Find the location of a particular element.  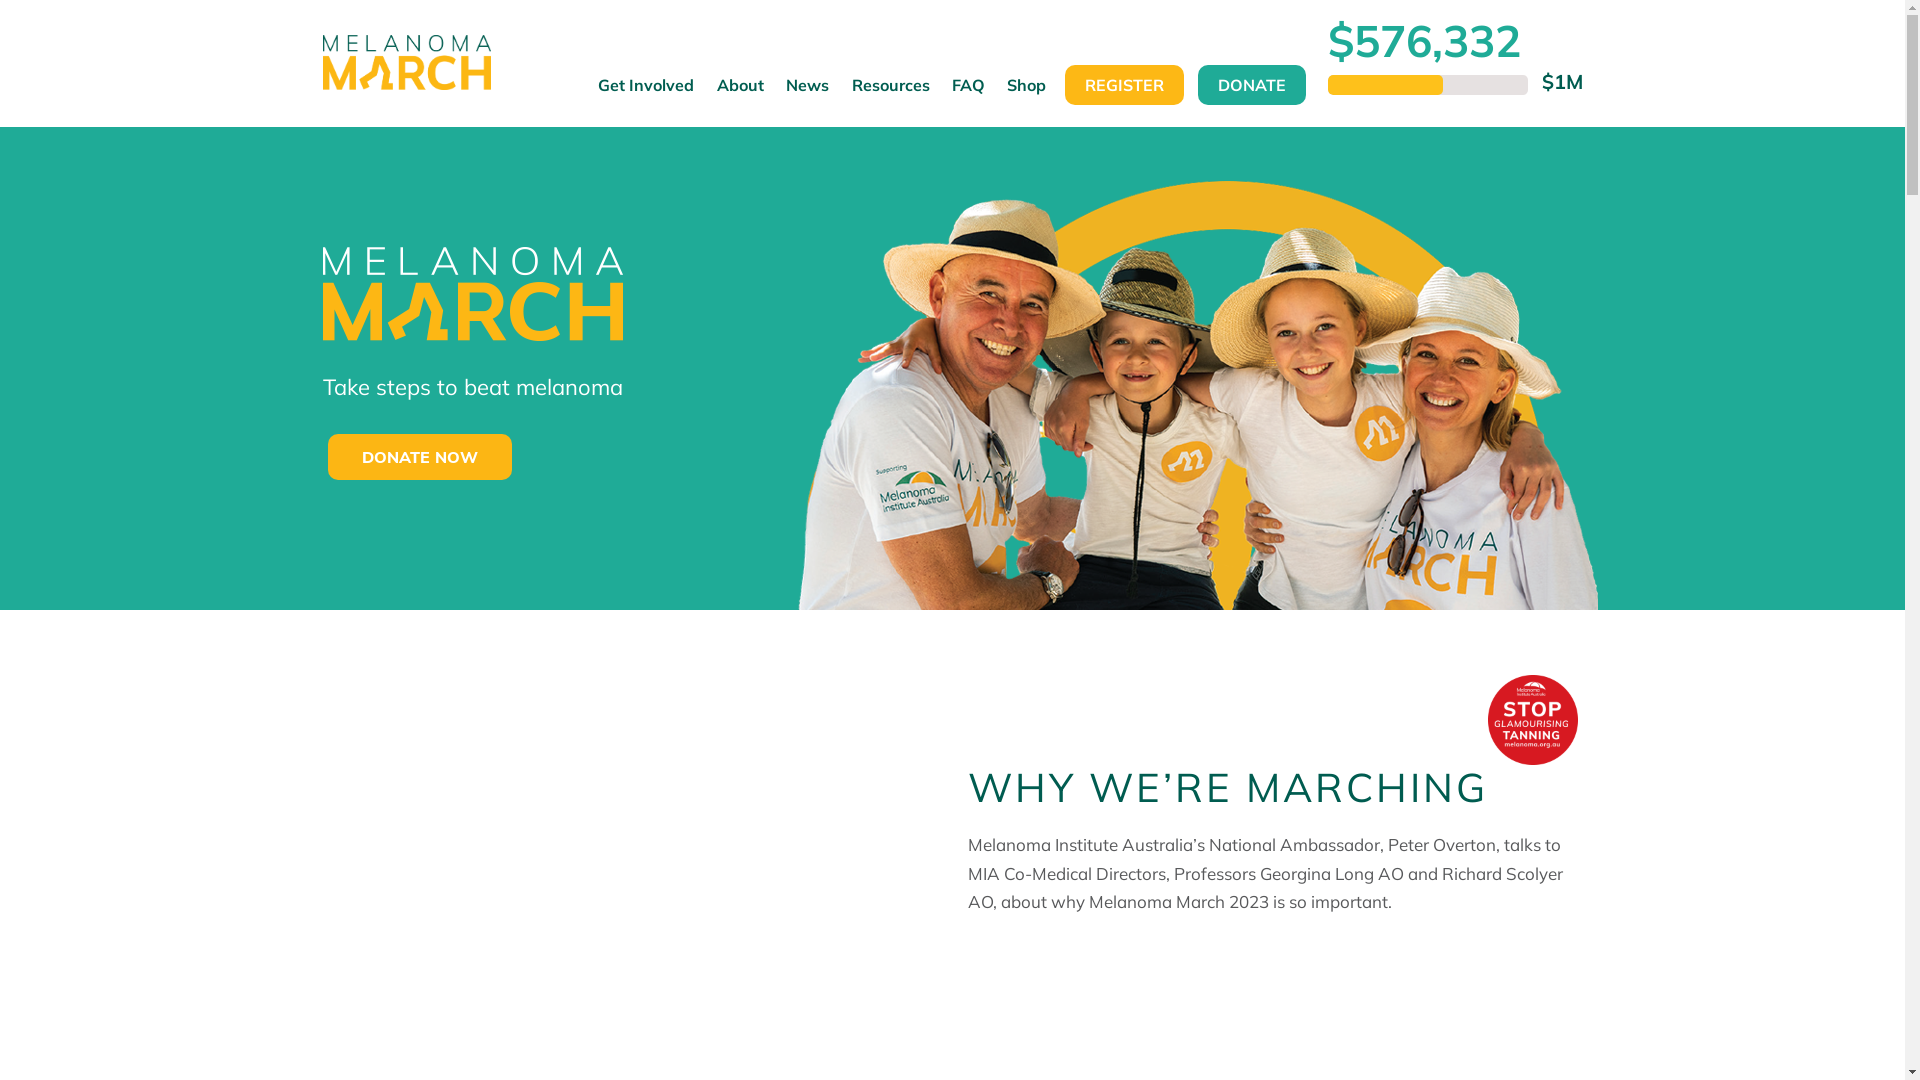

'About' is located at coordinates (739, 94).